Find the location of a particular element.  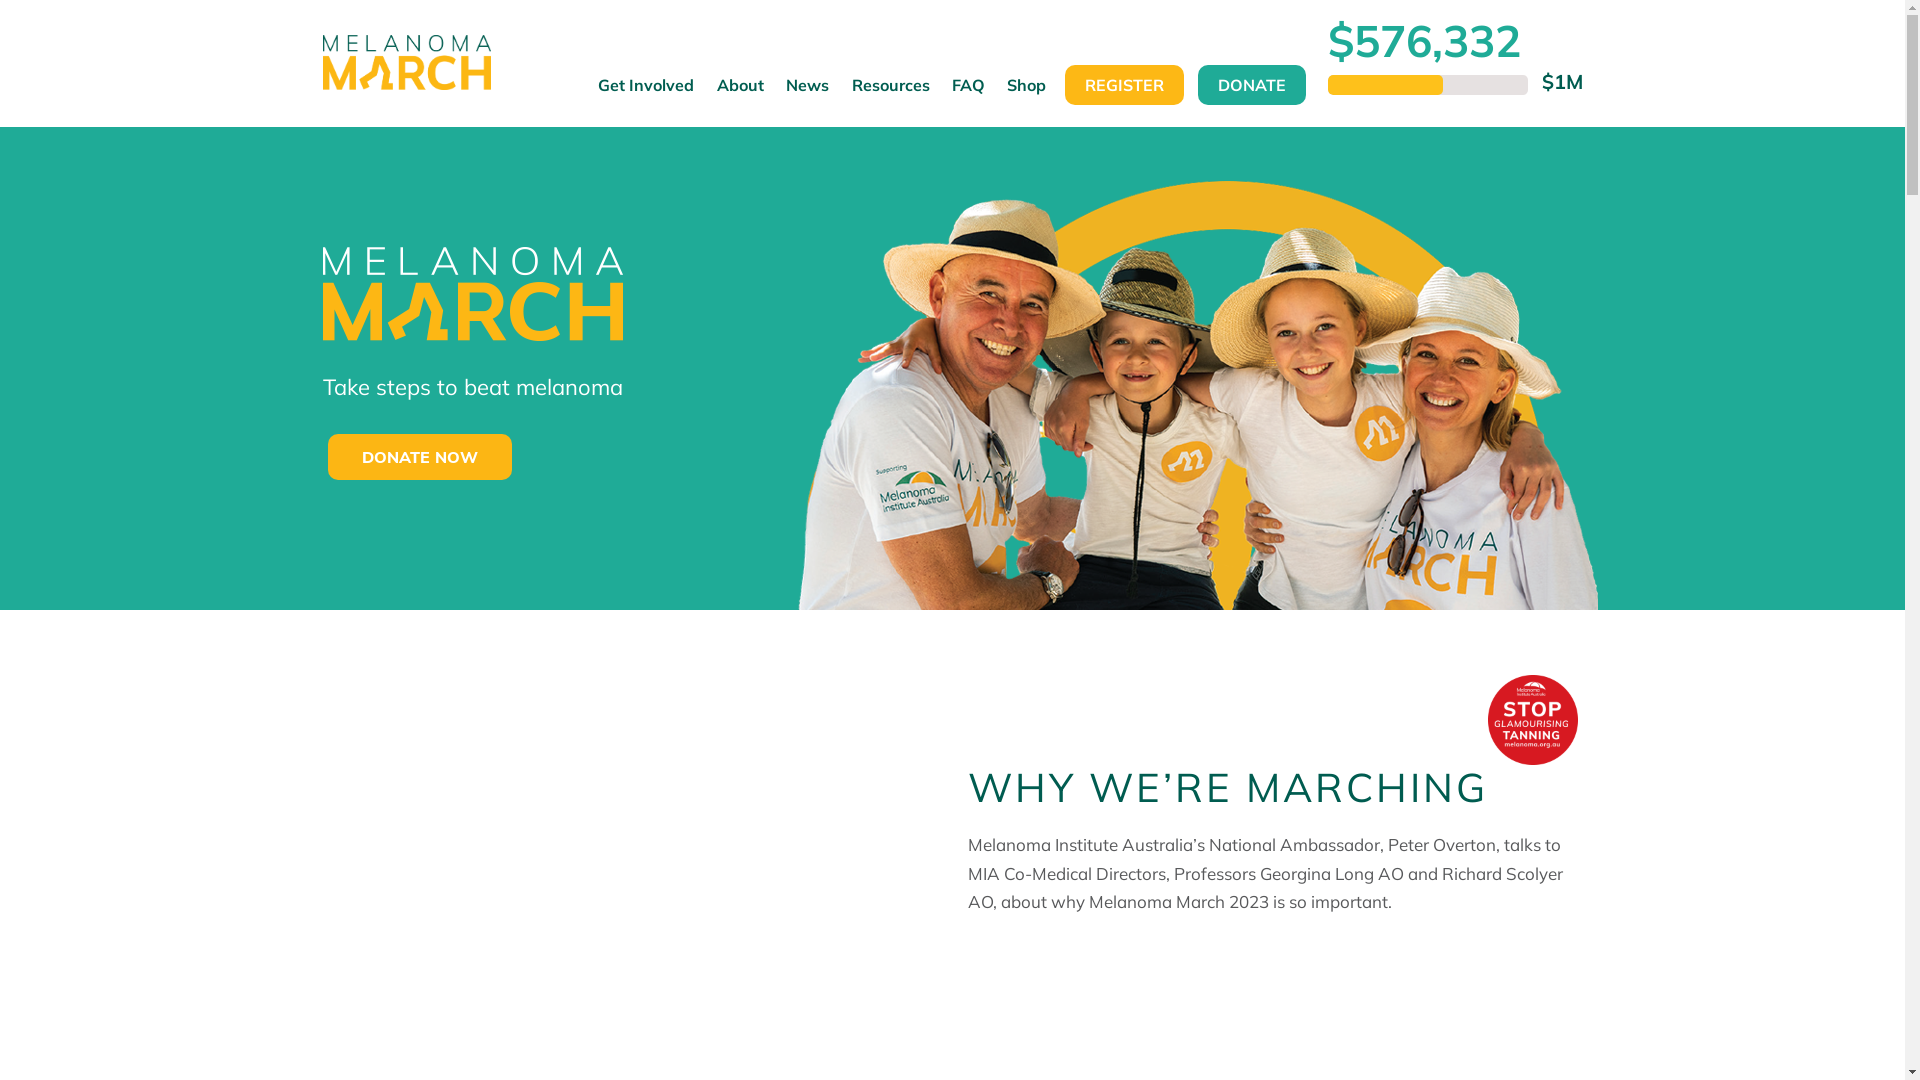

'About' is located at coordinates (739, 94).